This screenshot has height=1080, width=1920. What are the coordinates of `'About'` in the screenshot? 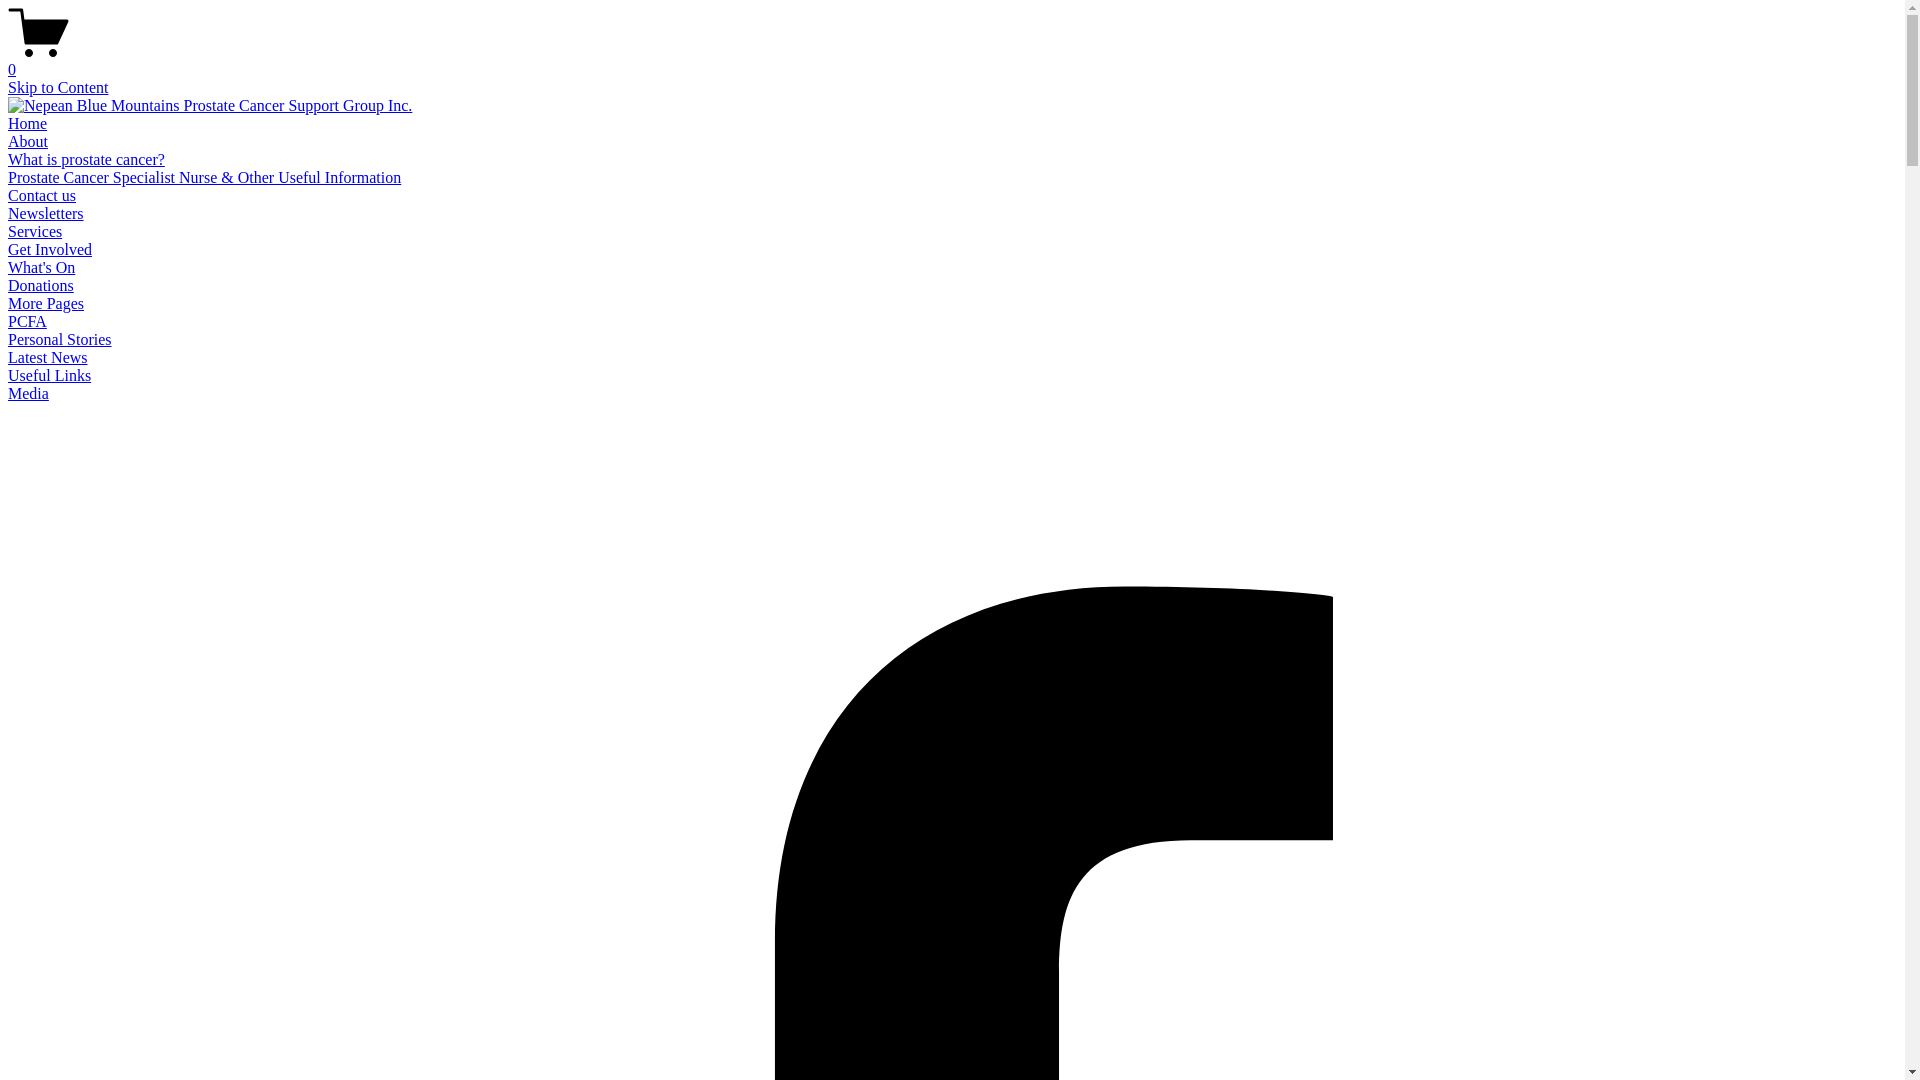 It's located at (28, 140).